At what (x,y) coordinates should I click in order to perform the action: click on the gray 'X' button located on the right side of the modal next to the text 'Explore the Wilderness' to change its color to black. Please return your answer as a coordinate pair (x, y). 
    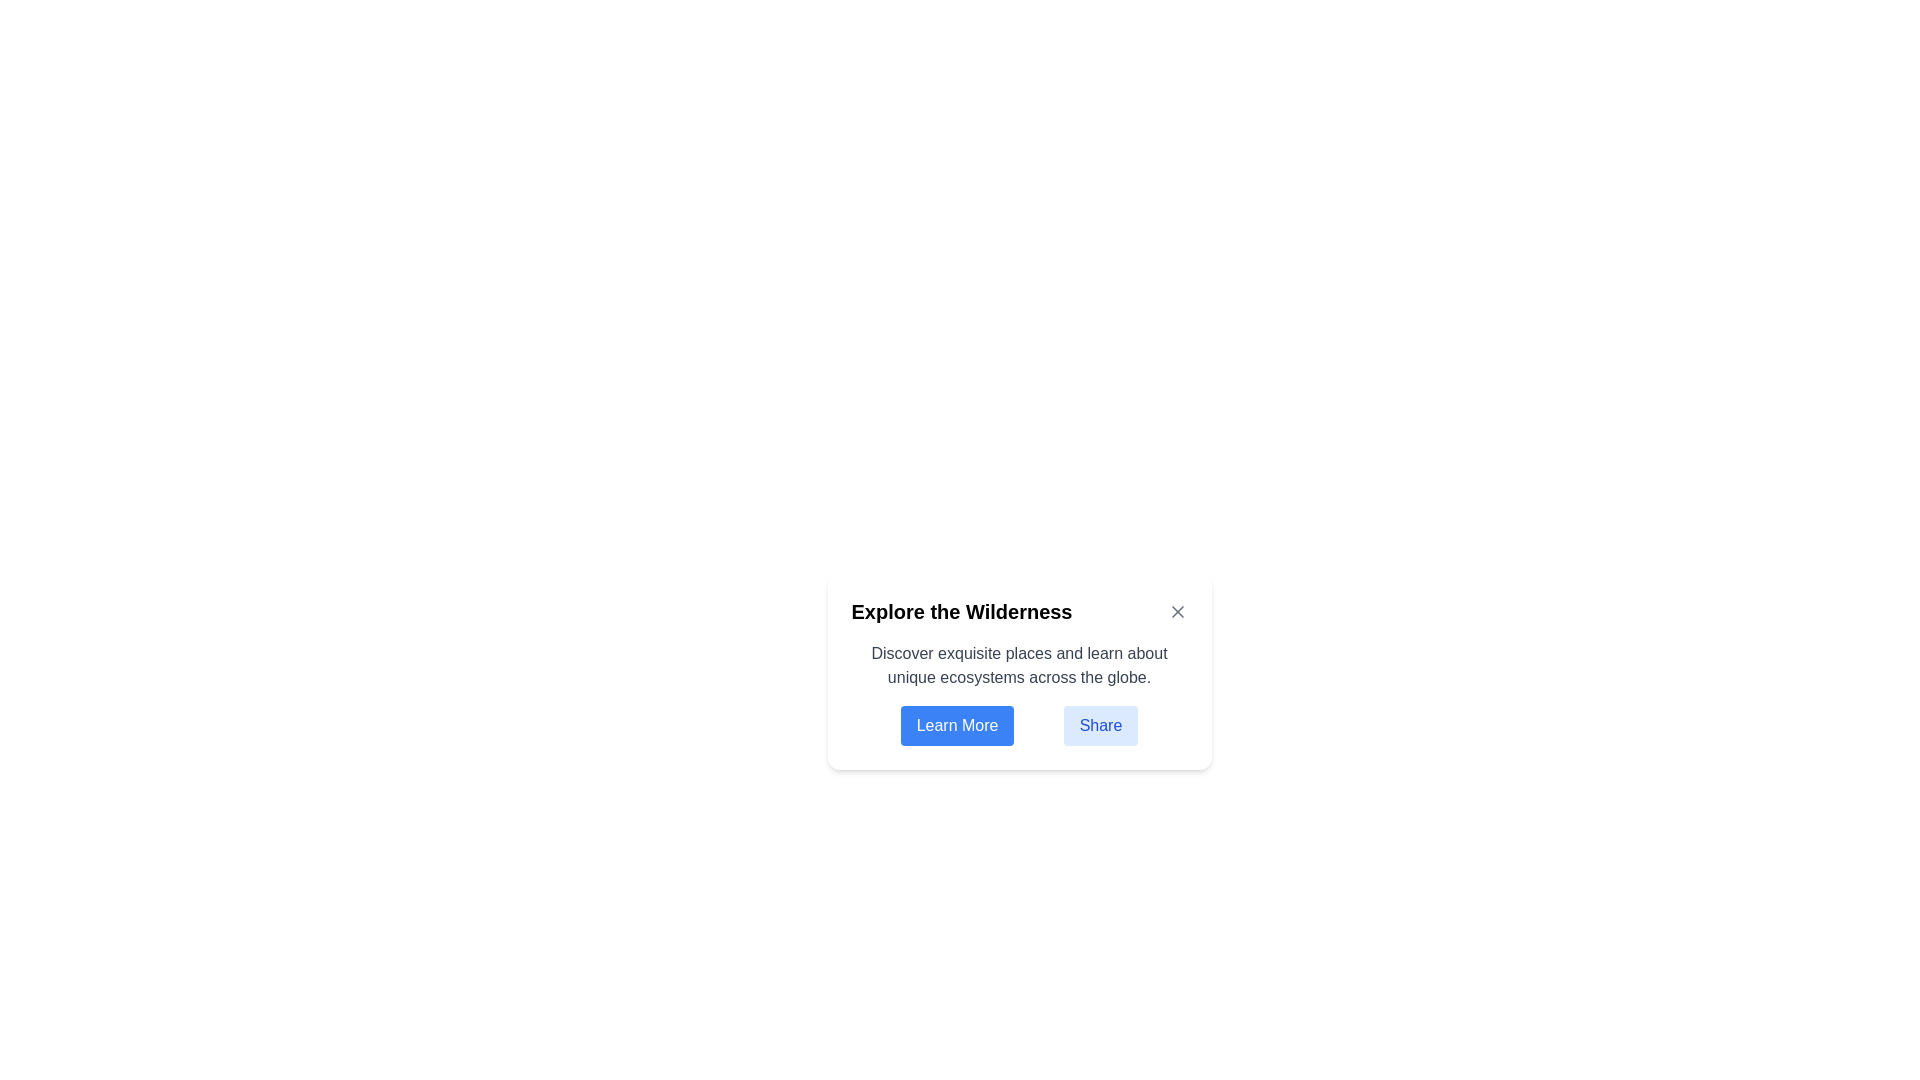
    Looking at the image, I should click on (1177, 611).